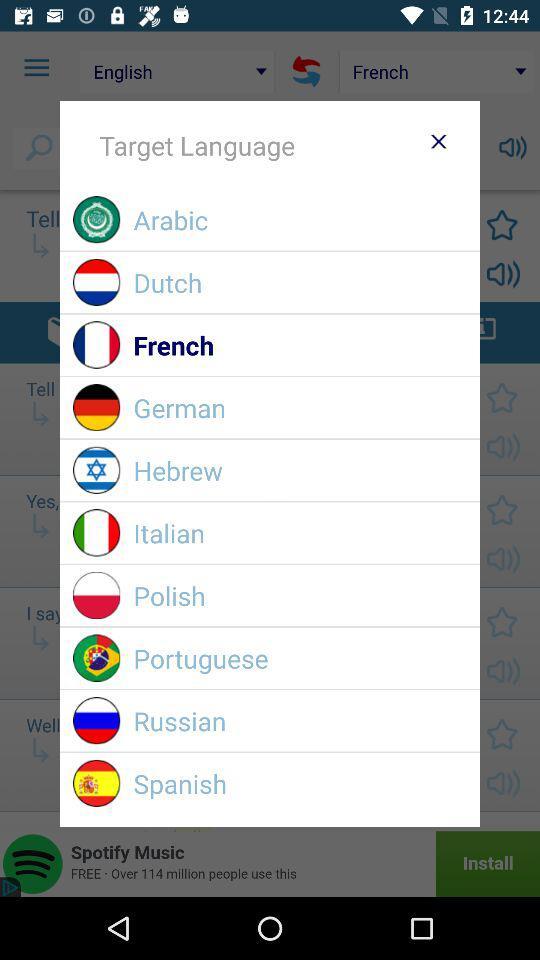 Image resolution: width=540 pixels, height=960 pixels. Describe the element at coordinates (299, 470) in the screenshot. I see `icon above the italian` at that location.